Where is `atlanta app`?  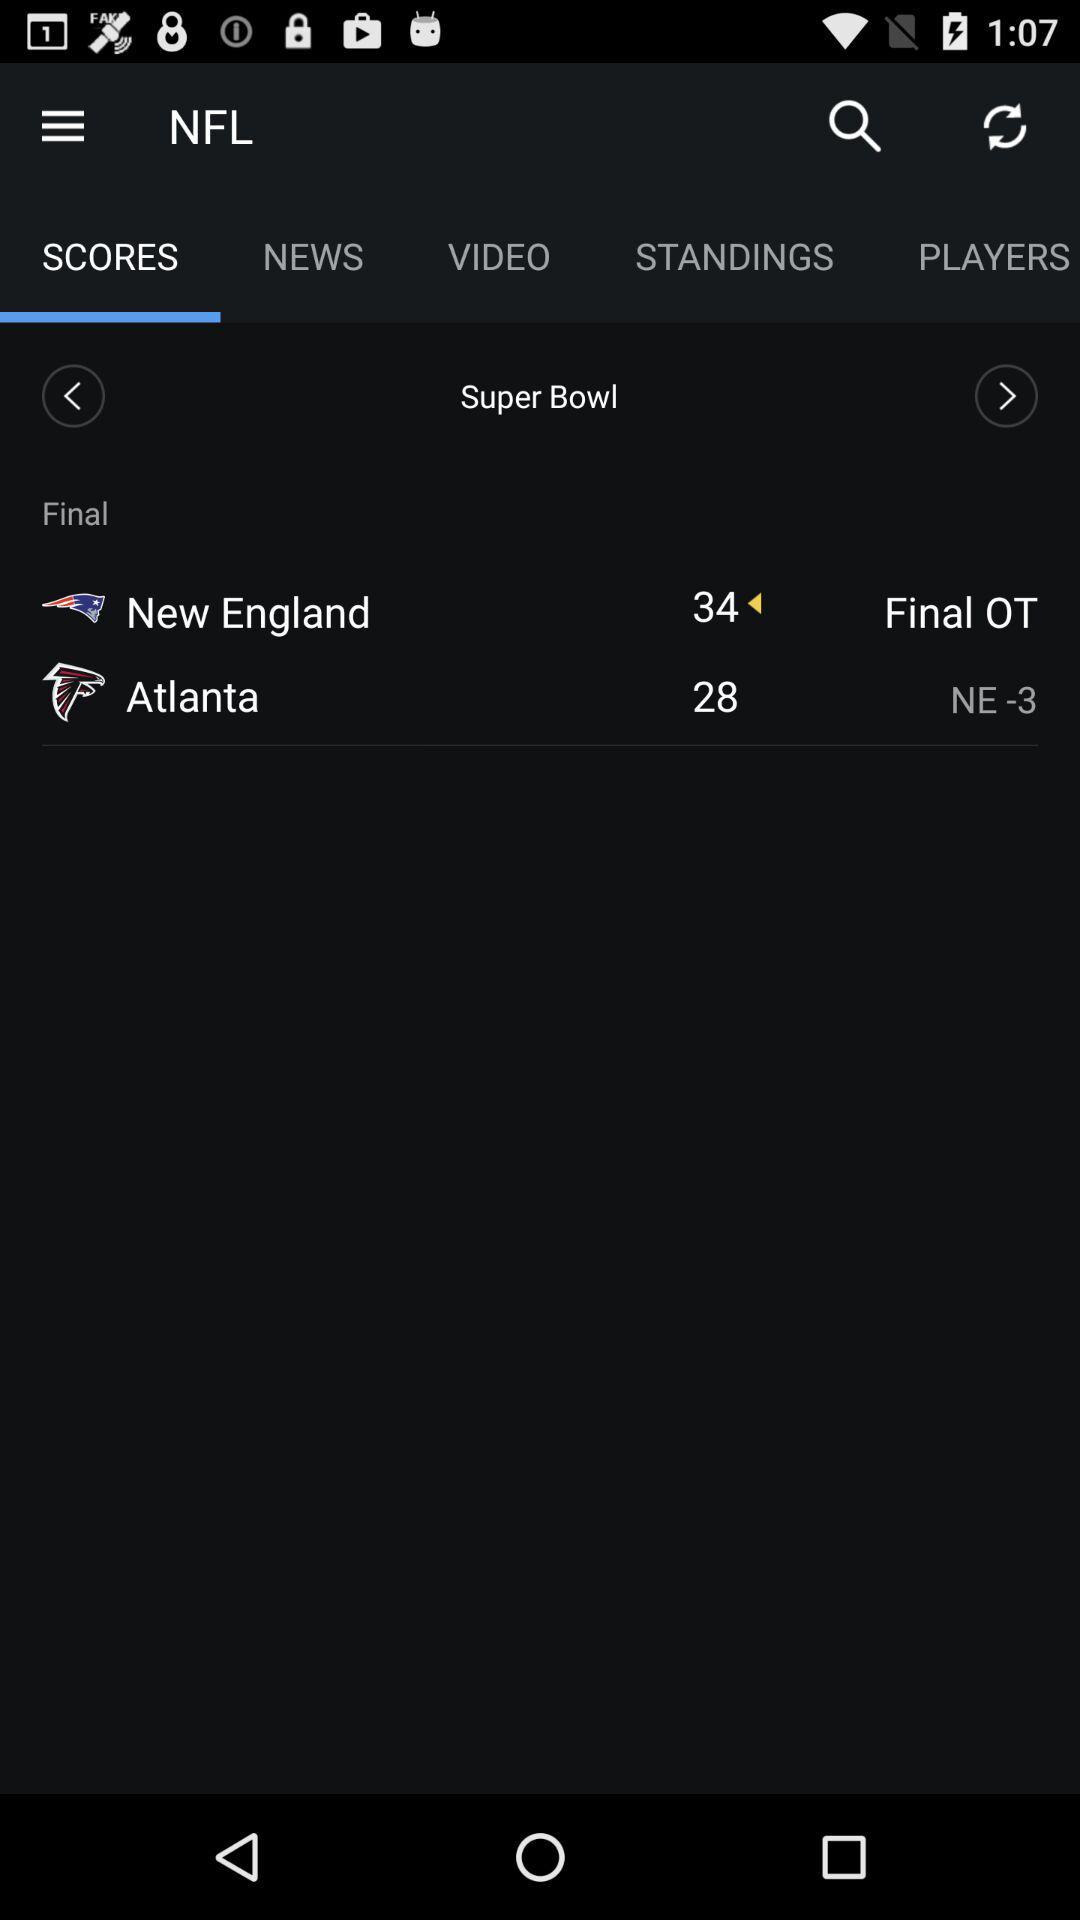 atlanta app is located at coordinates (192, 695).